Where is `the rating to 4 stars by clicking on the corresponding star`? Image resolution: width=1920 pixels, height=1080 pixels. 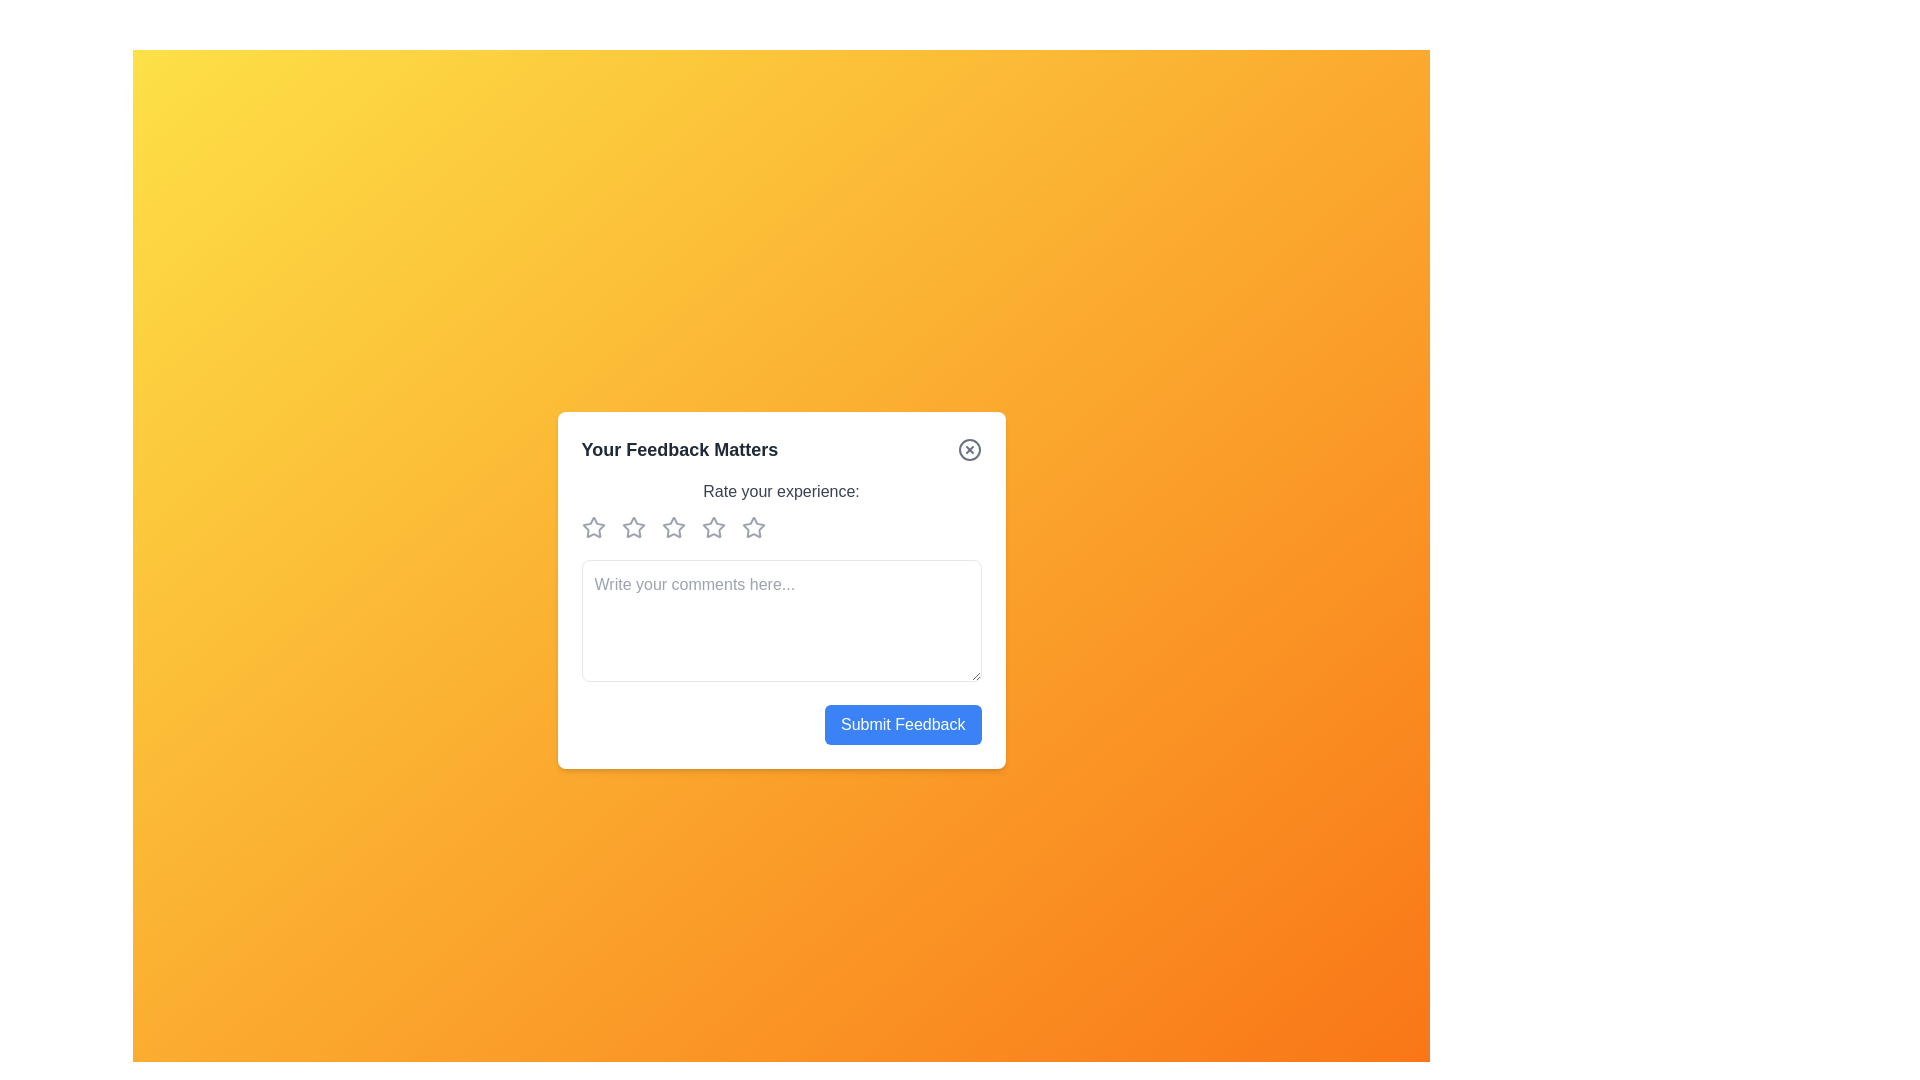 the rating to 4 stars by clicking on the corresponding star is located at coordinates (717, 526).